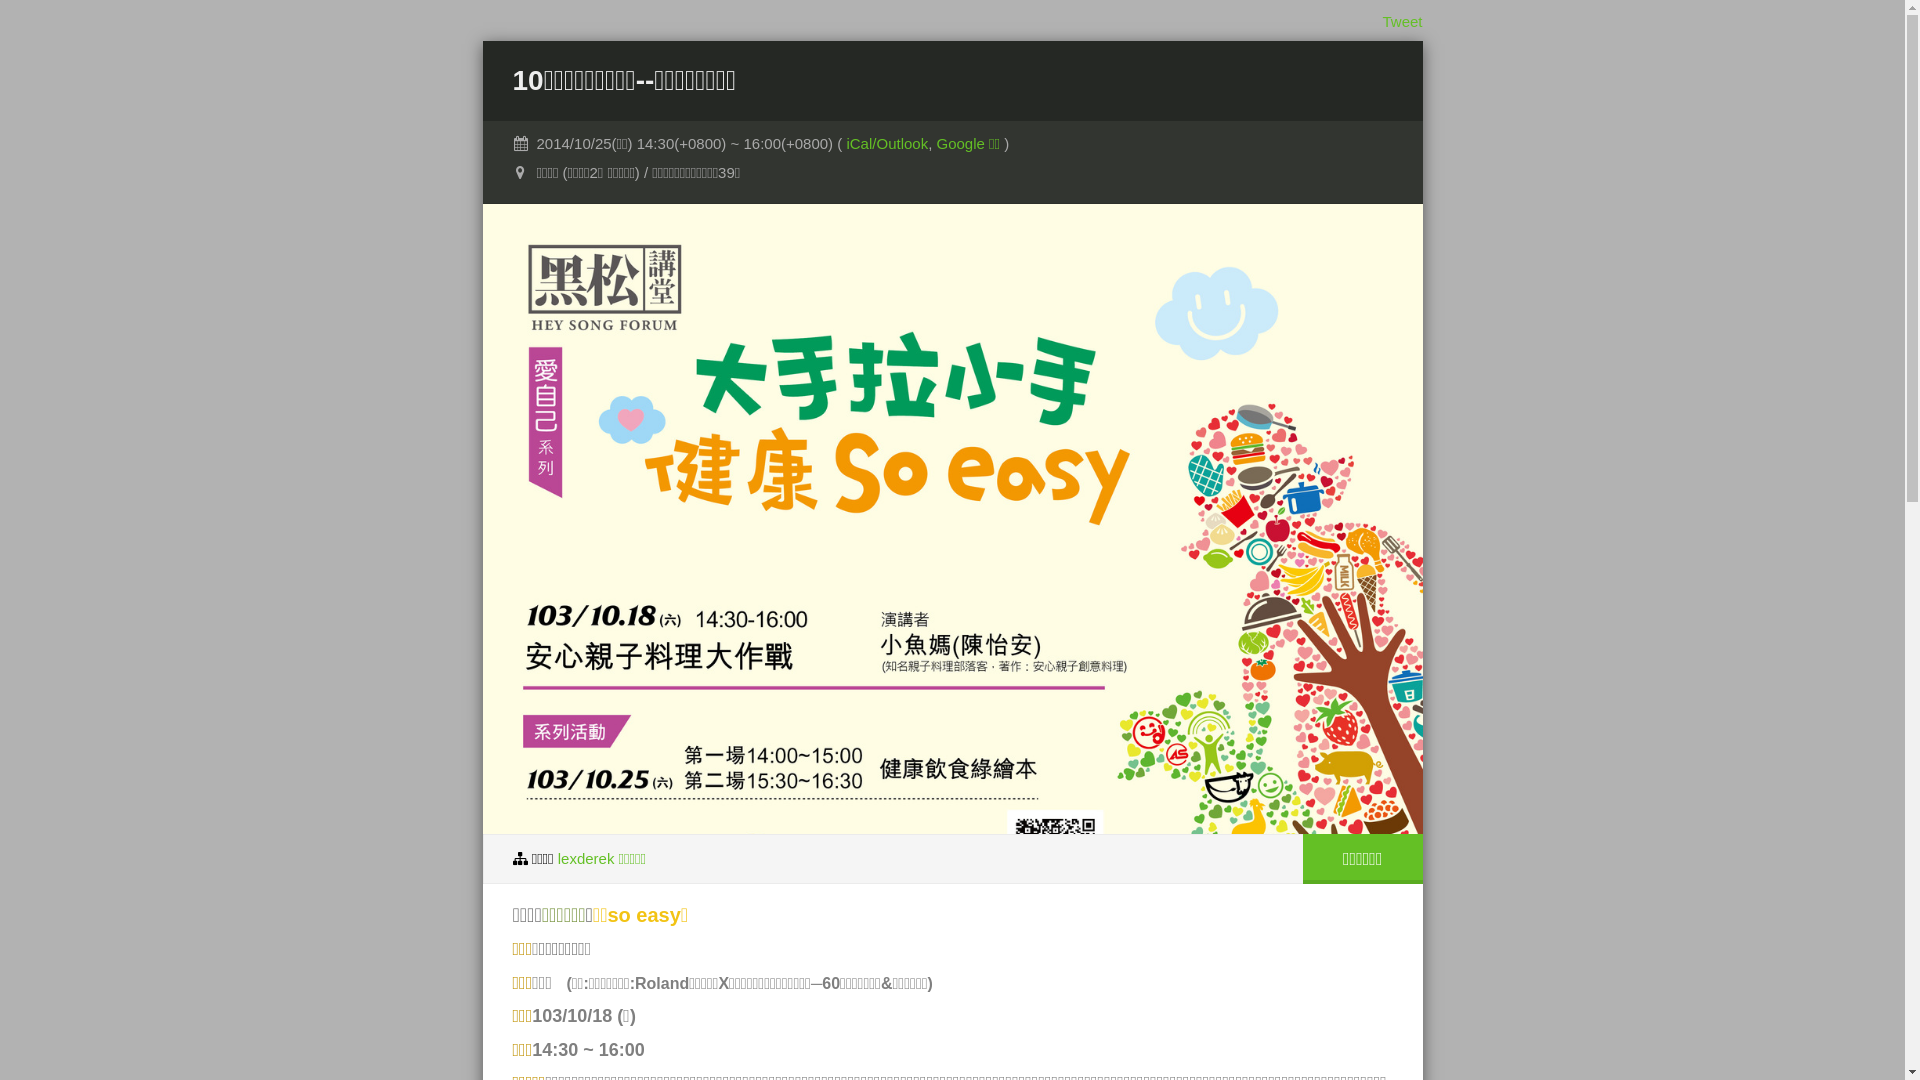  Describe the element at coordinates (1400, 21) in the screenshot. I see `'Tweet'` at that location.